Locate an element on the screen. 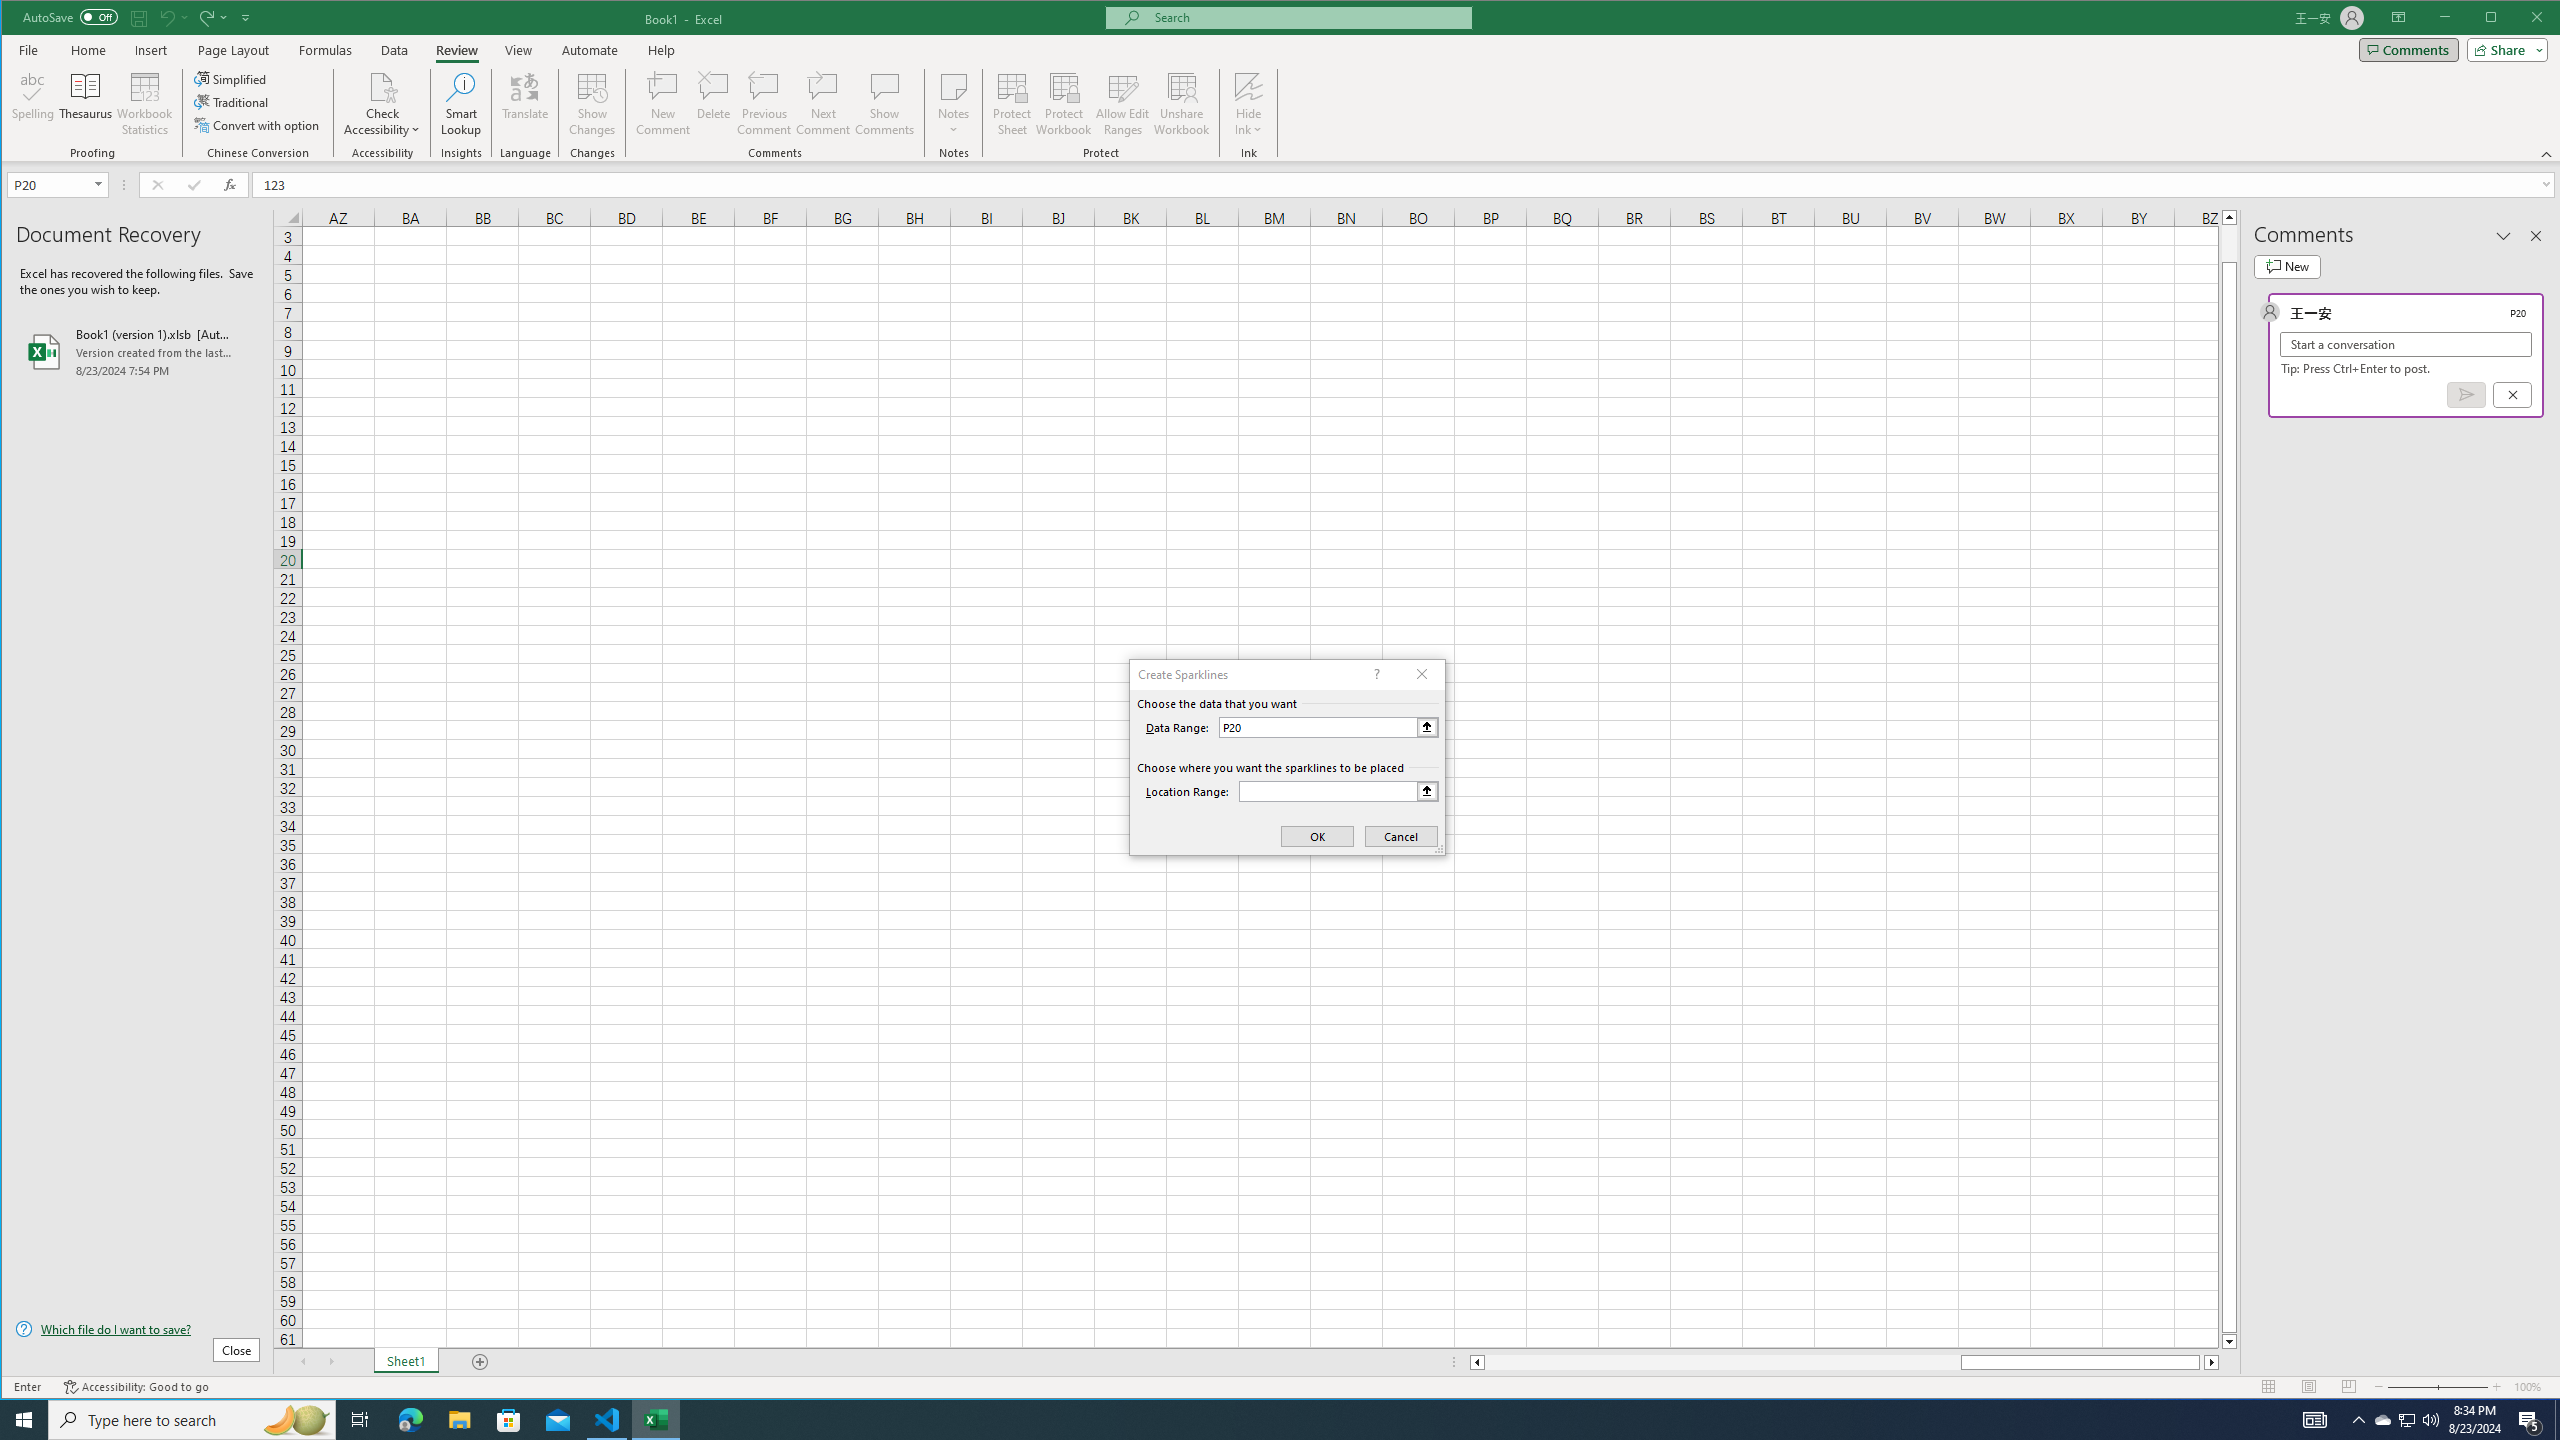 The height and width of the screenshot is (1440, 2560). 'Page right' is located at coordinates (2201, 1362).